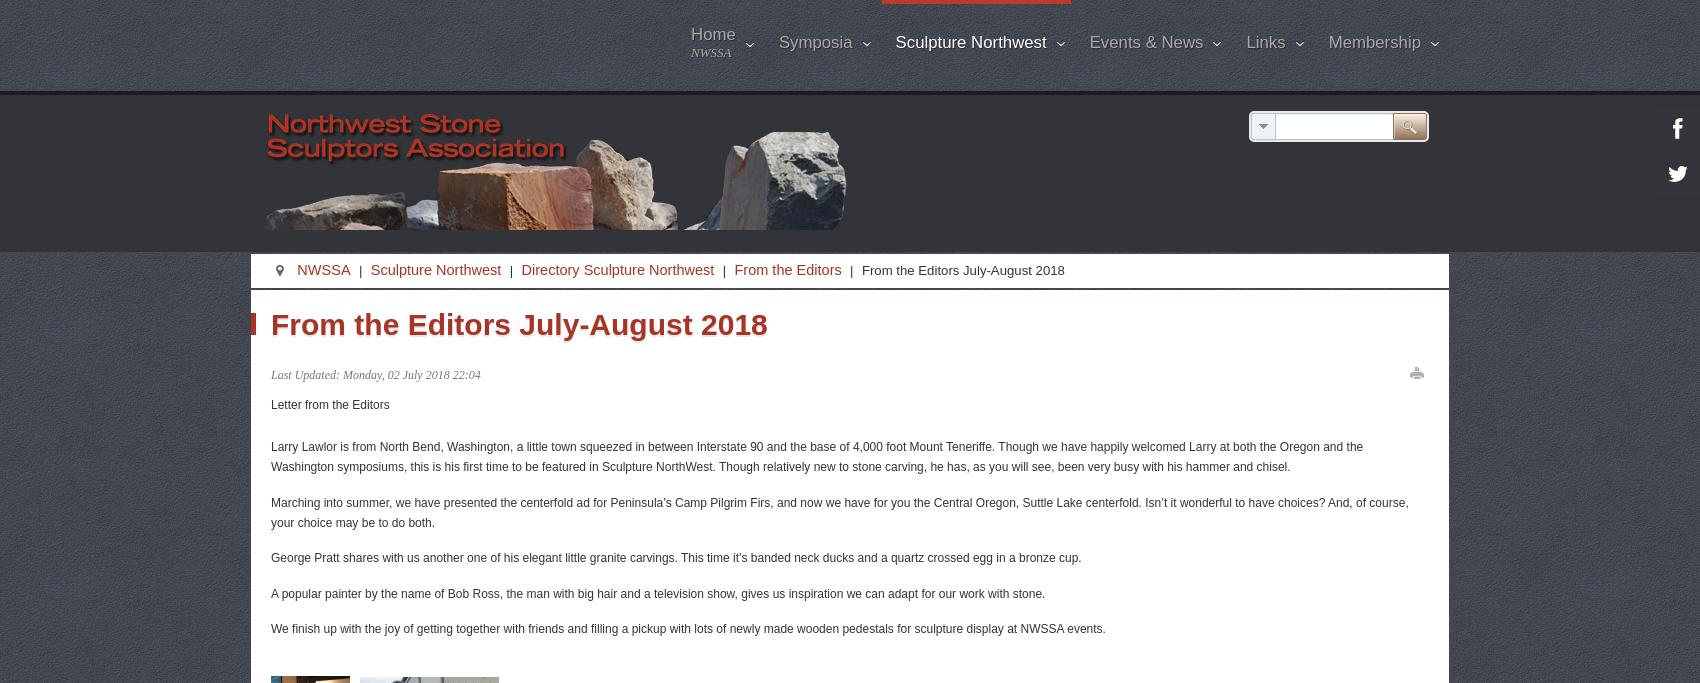  Describe the element at coordinates (1312, 340) in the screenshot. I see `'Search - K2'` at that location.